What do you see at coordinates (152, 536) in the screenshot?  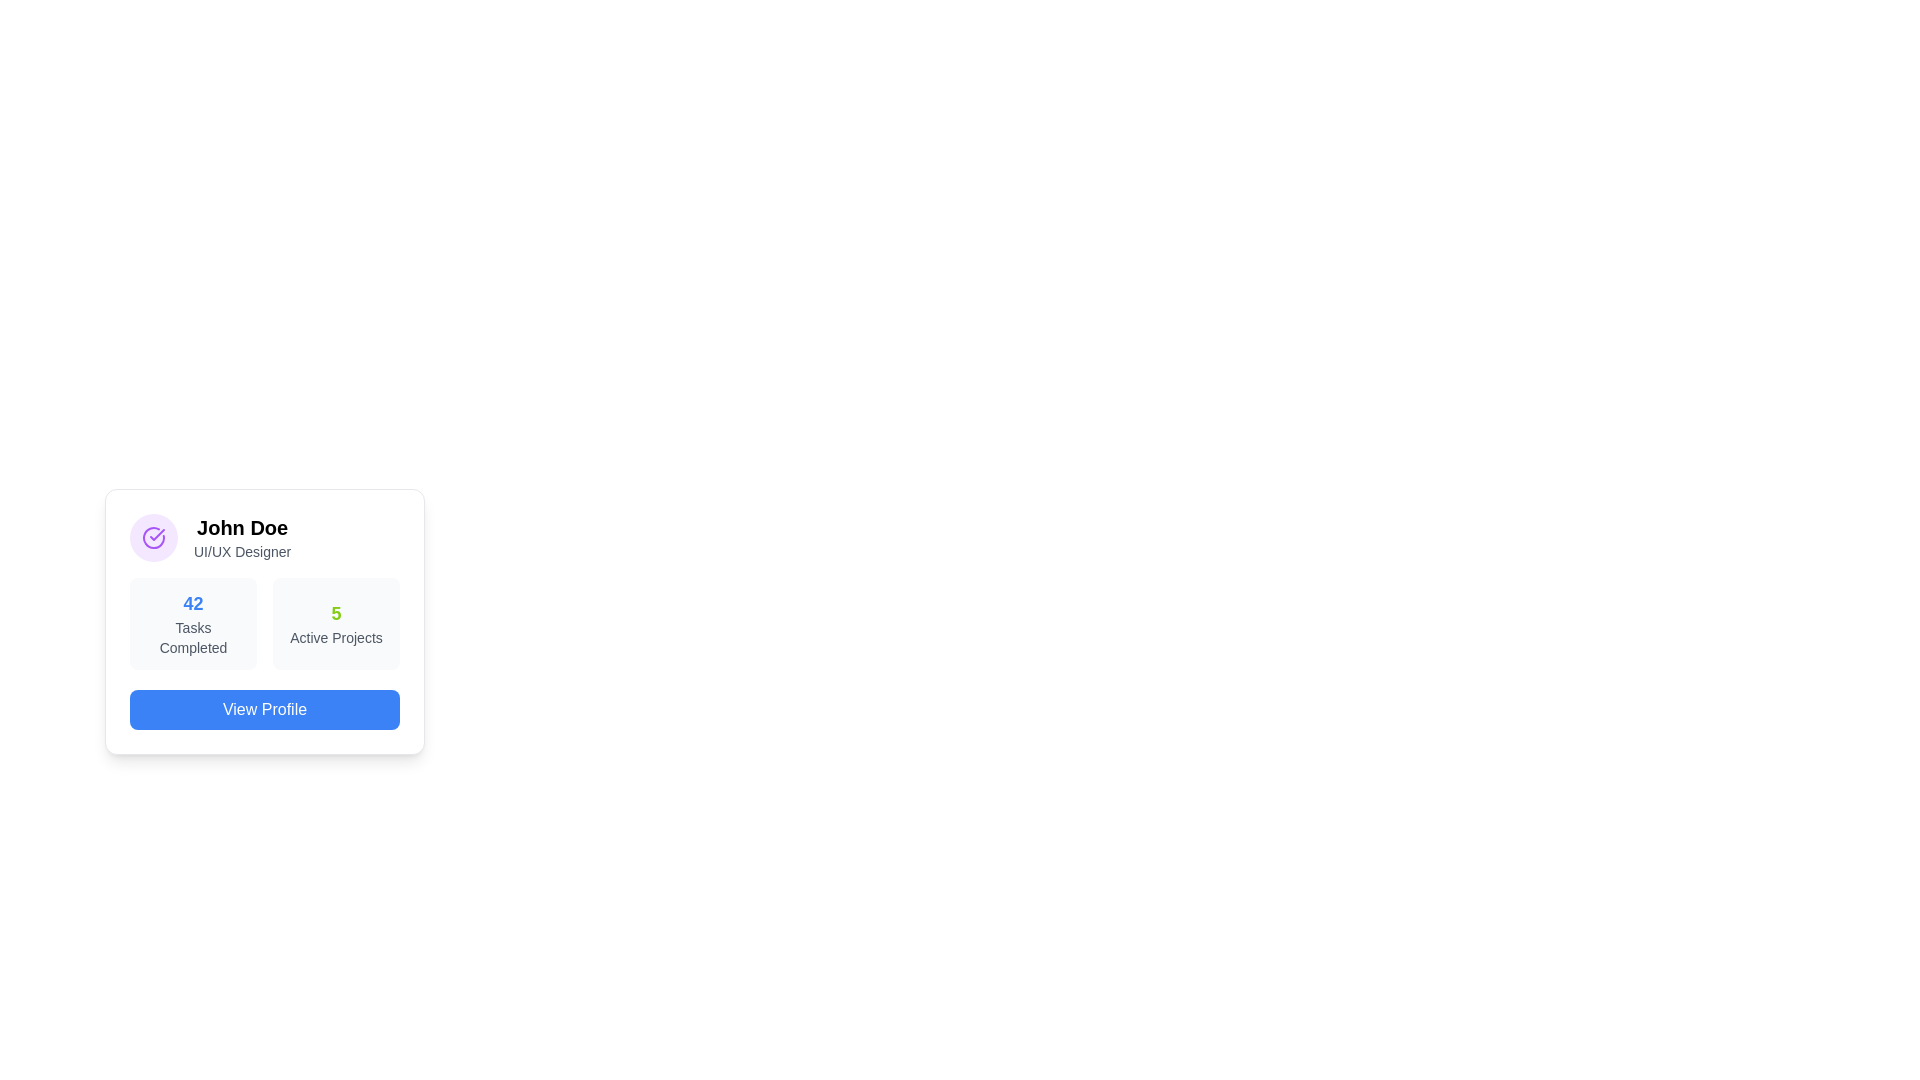 I see `the checkmark icon enclosed within a circle located at the top-left corner of the card layout, preceding the text 'John Doe - UI/UX Designer.'` at bounding box center [152, 536].